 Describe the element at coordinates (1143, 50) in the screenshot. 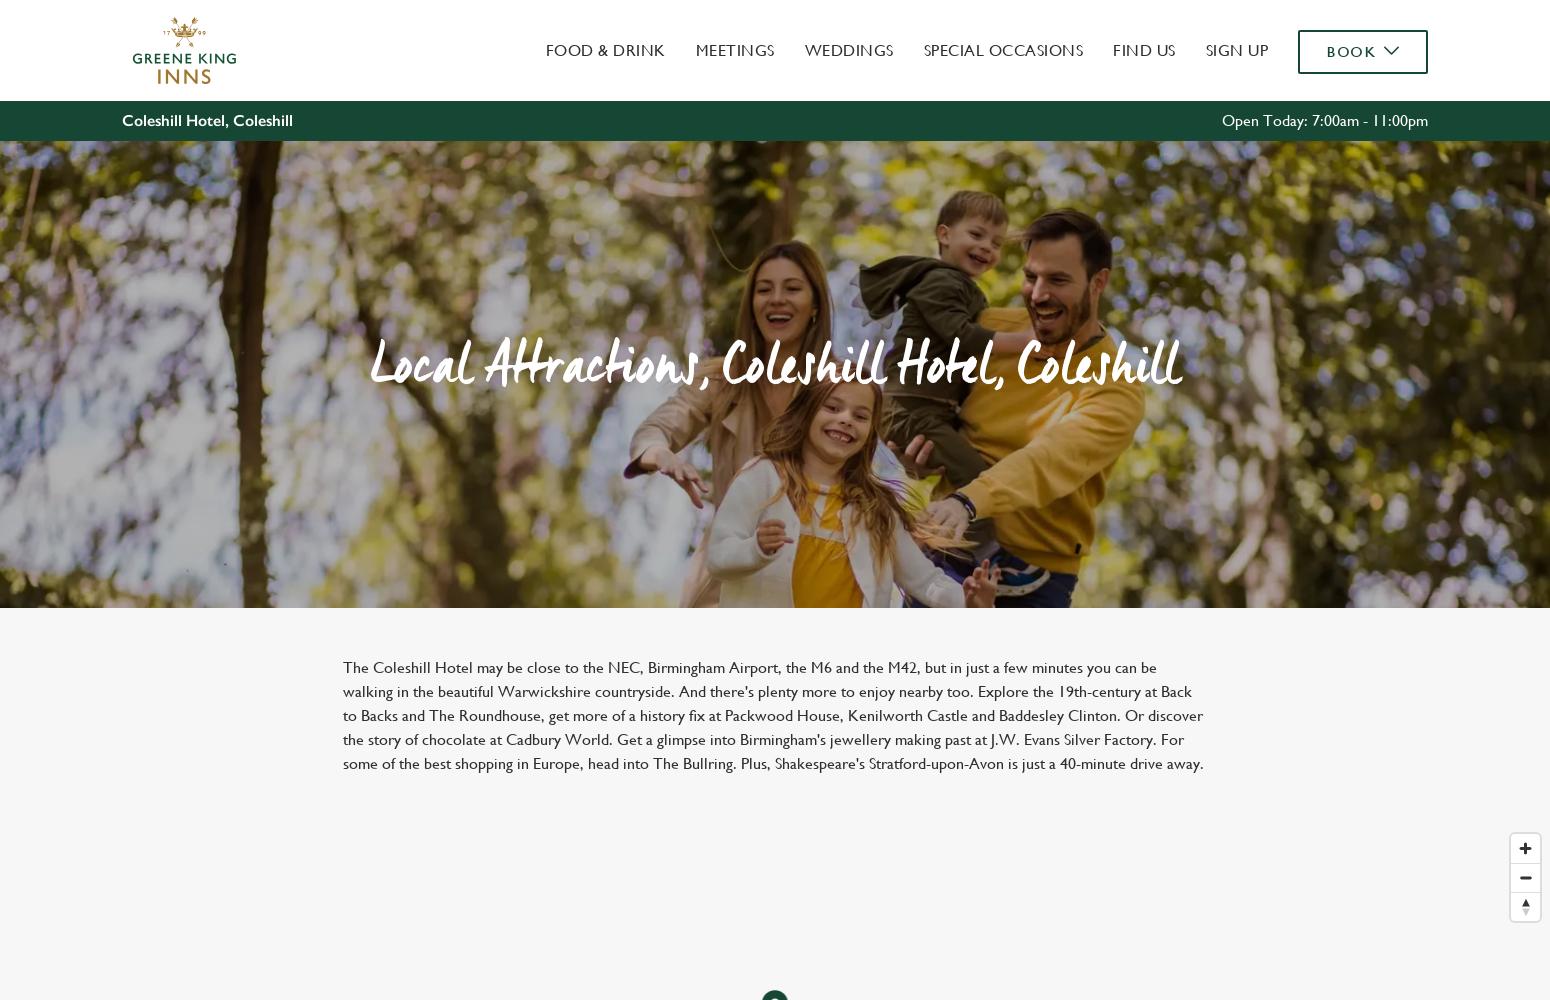

I see `'Find Us'` at that location.